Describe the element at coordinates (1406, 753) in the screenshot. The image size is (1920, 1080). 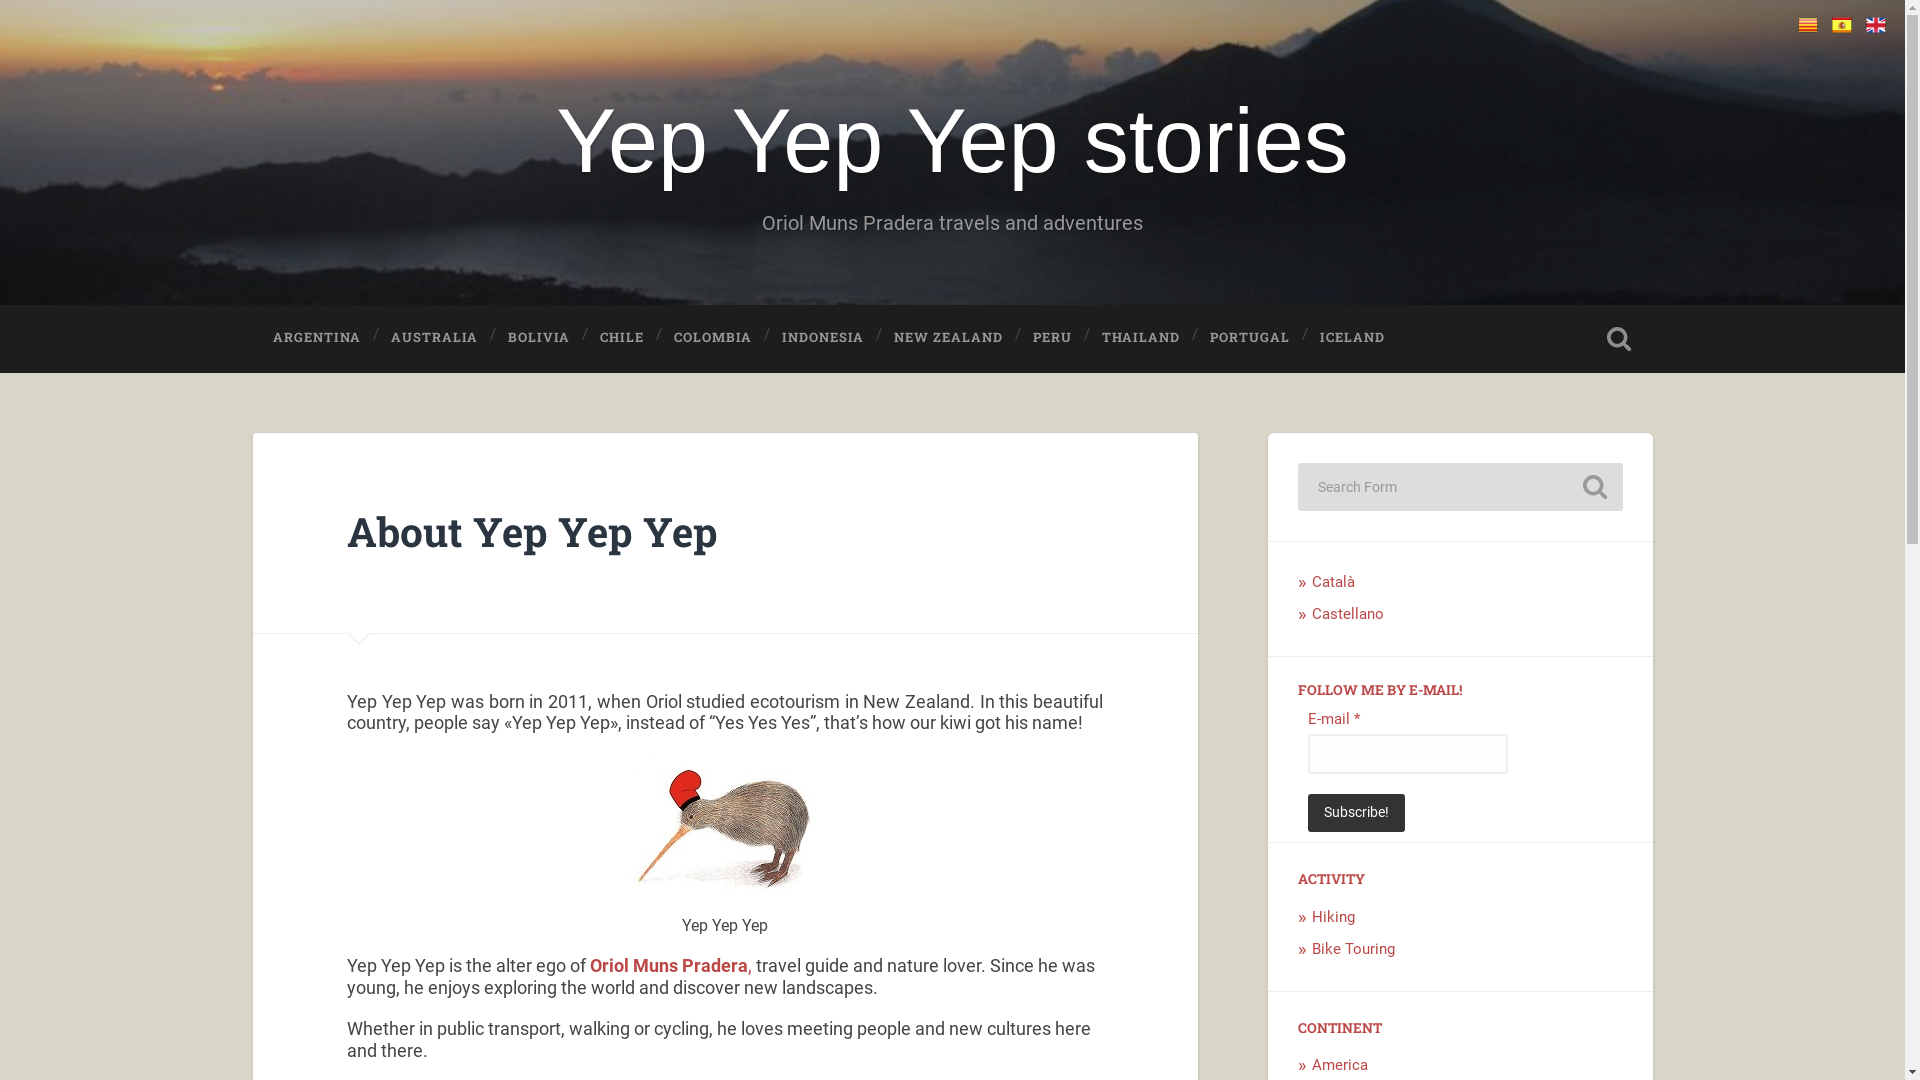
I see `'E-mail'` at that location.